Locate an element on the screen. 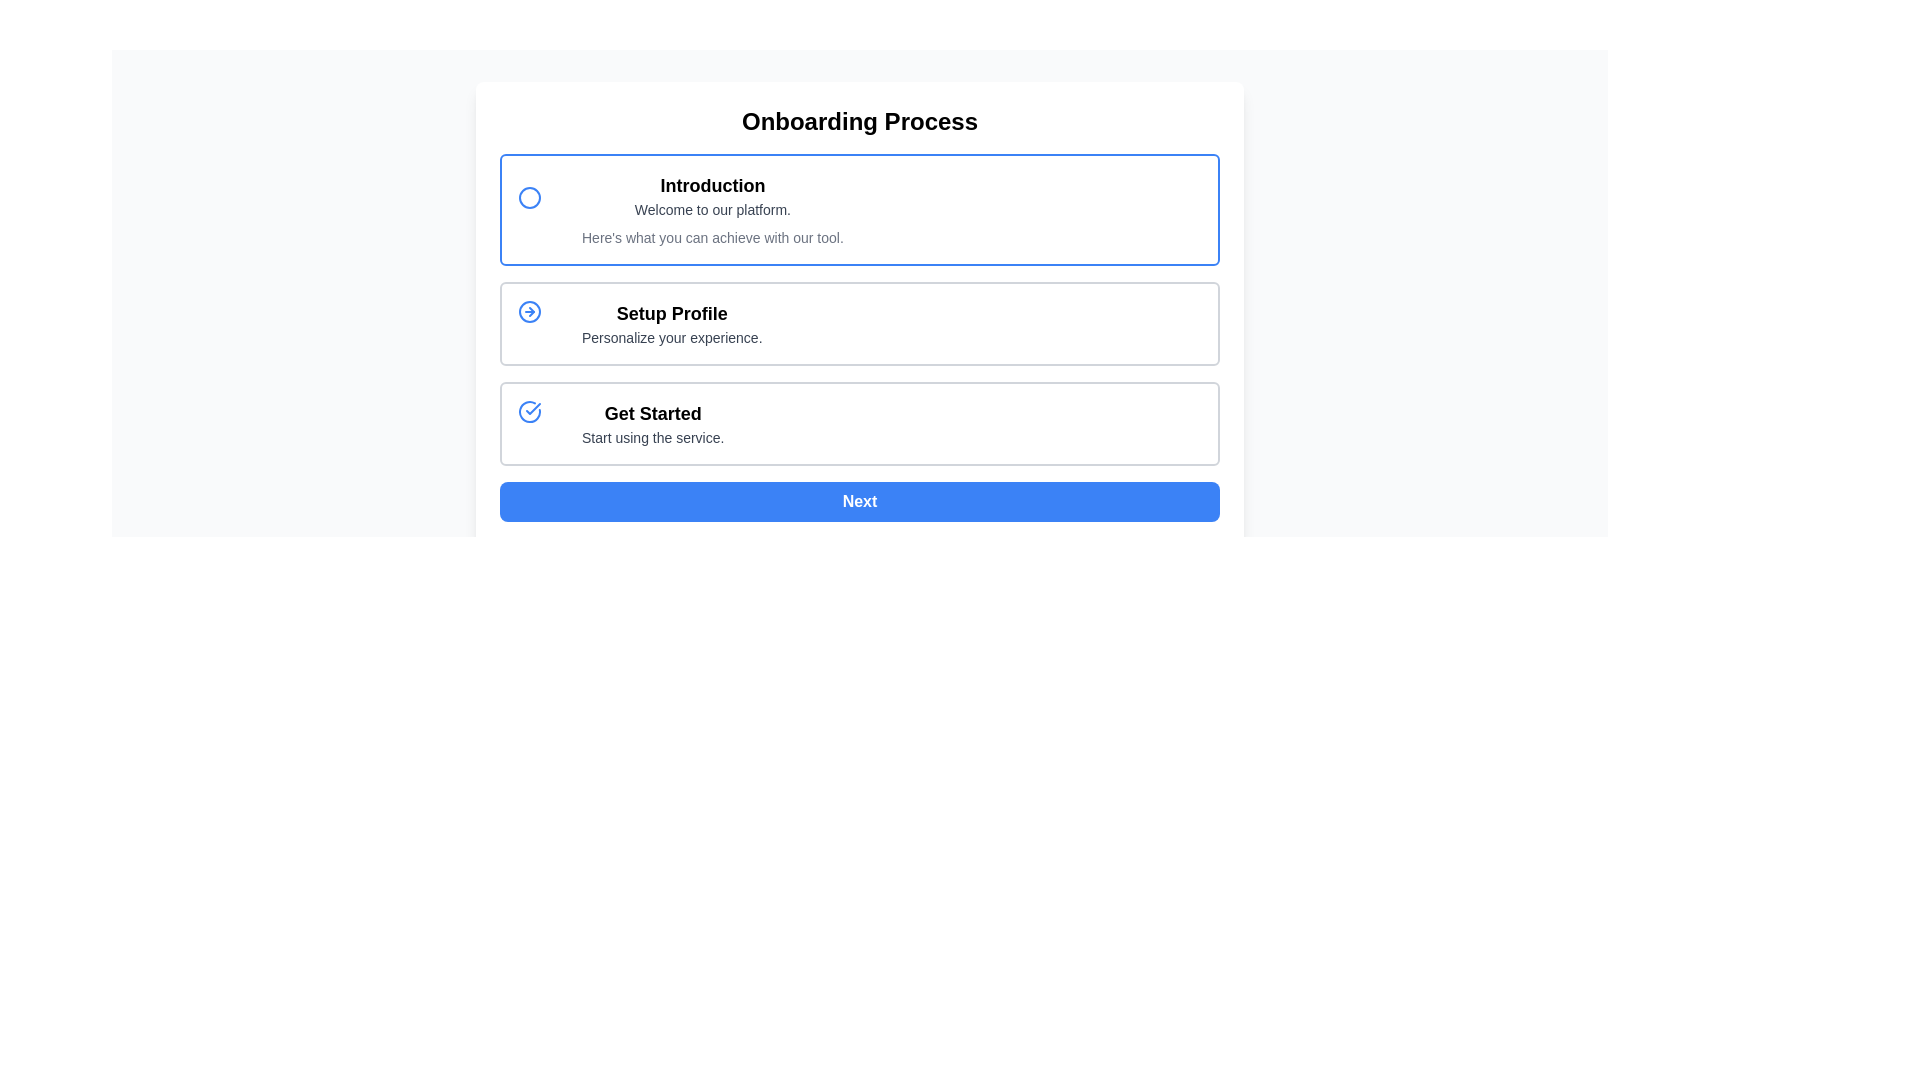 This screenshot has width=1920, height=1080. the Static Text element that reads "Here's what you can achieve with our tool." which is positioned below the introductory text "Welcome to our platform." in the boxed section labeled "Introduction." is located at coordinates (712, 237).